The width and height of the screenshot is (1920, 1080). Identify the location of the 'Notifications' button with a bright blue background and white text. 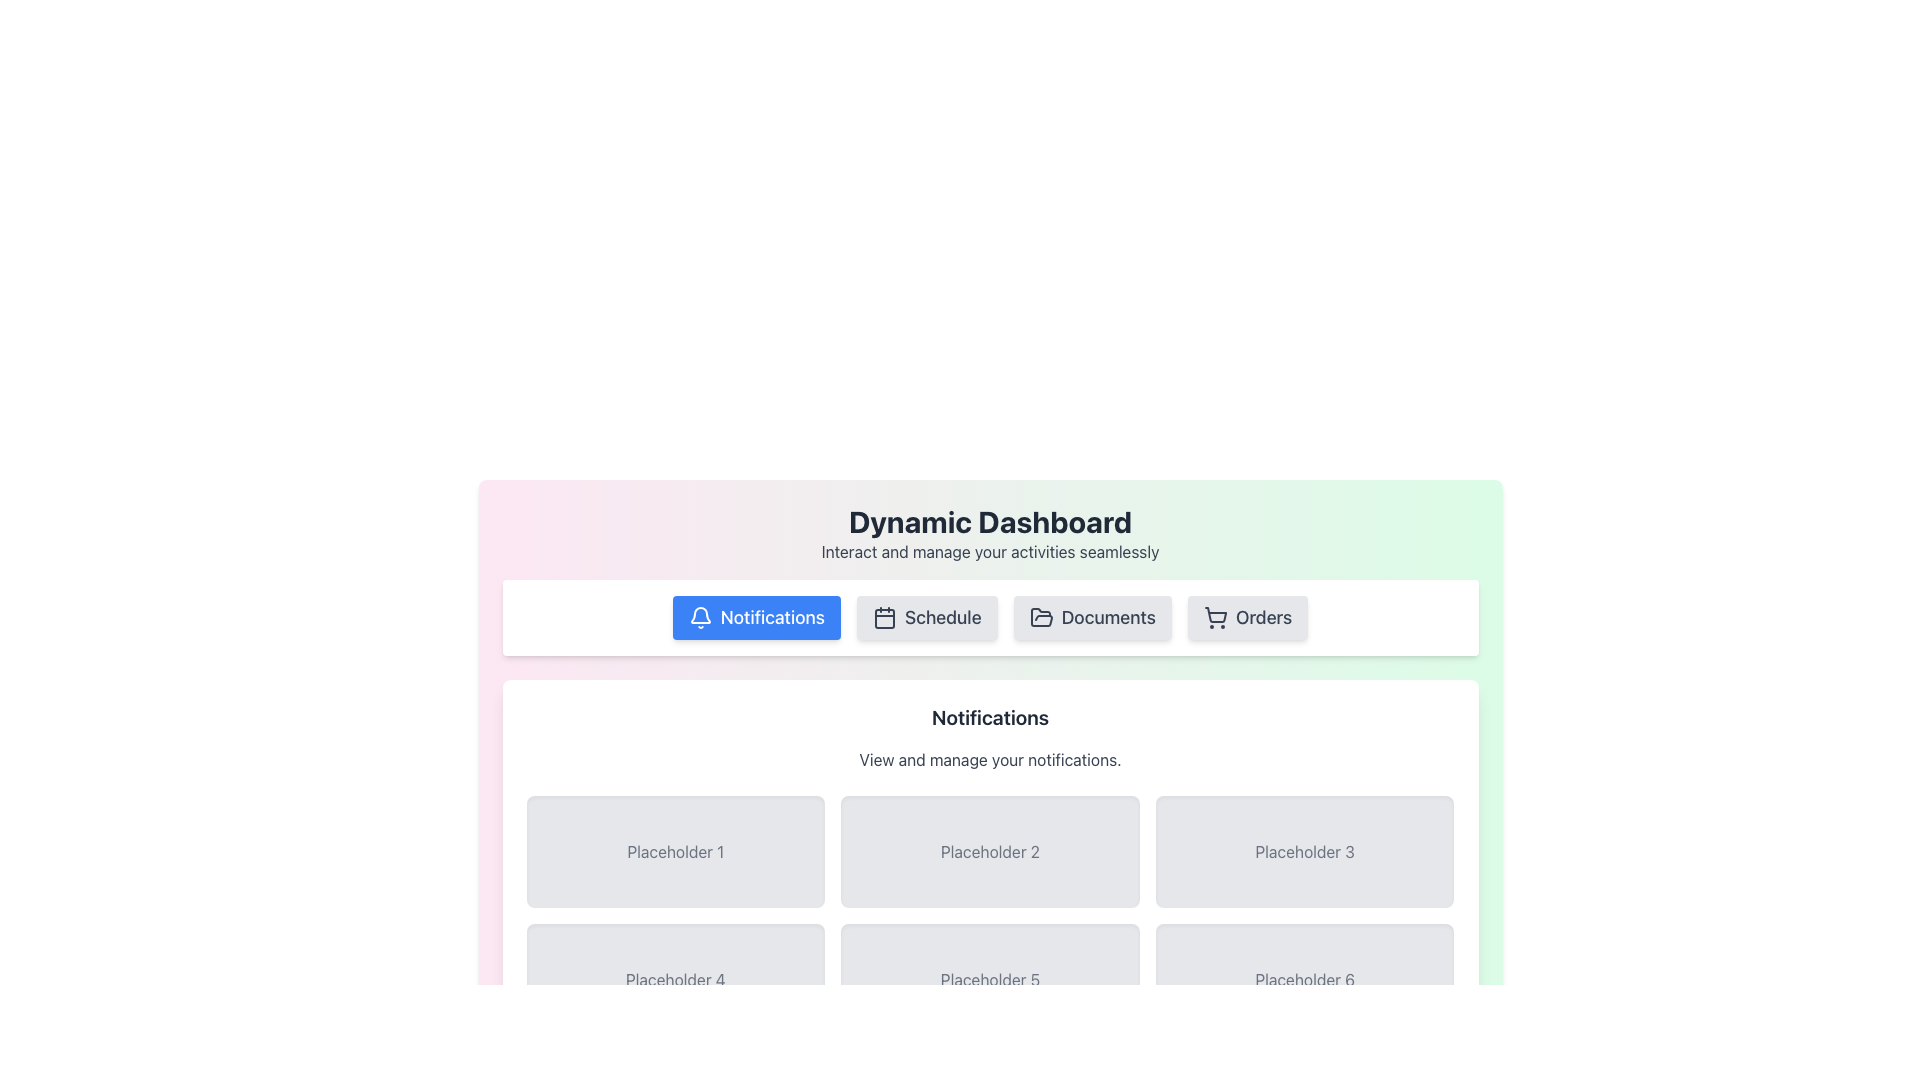
(755, 616).